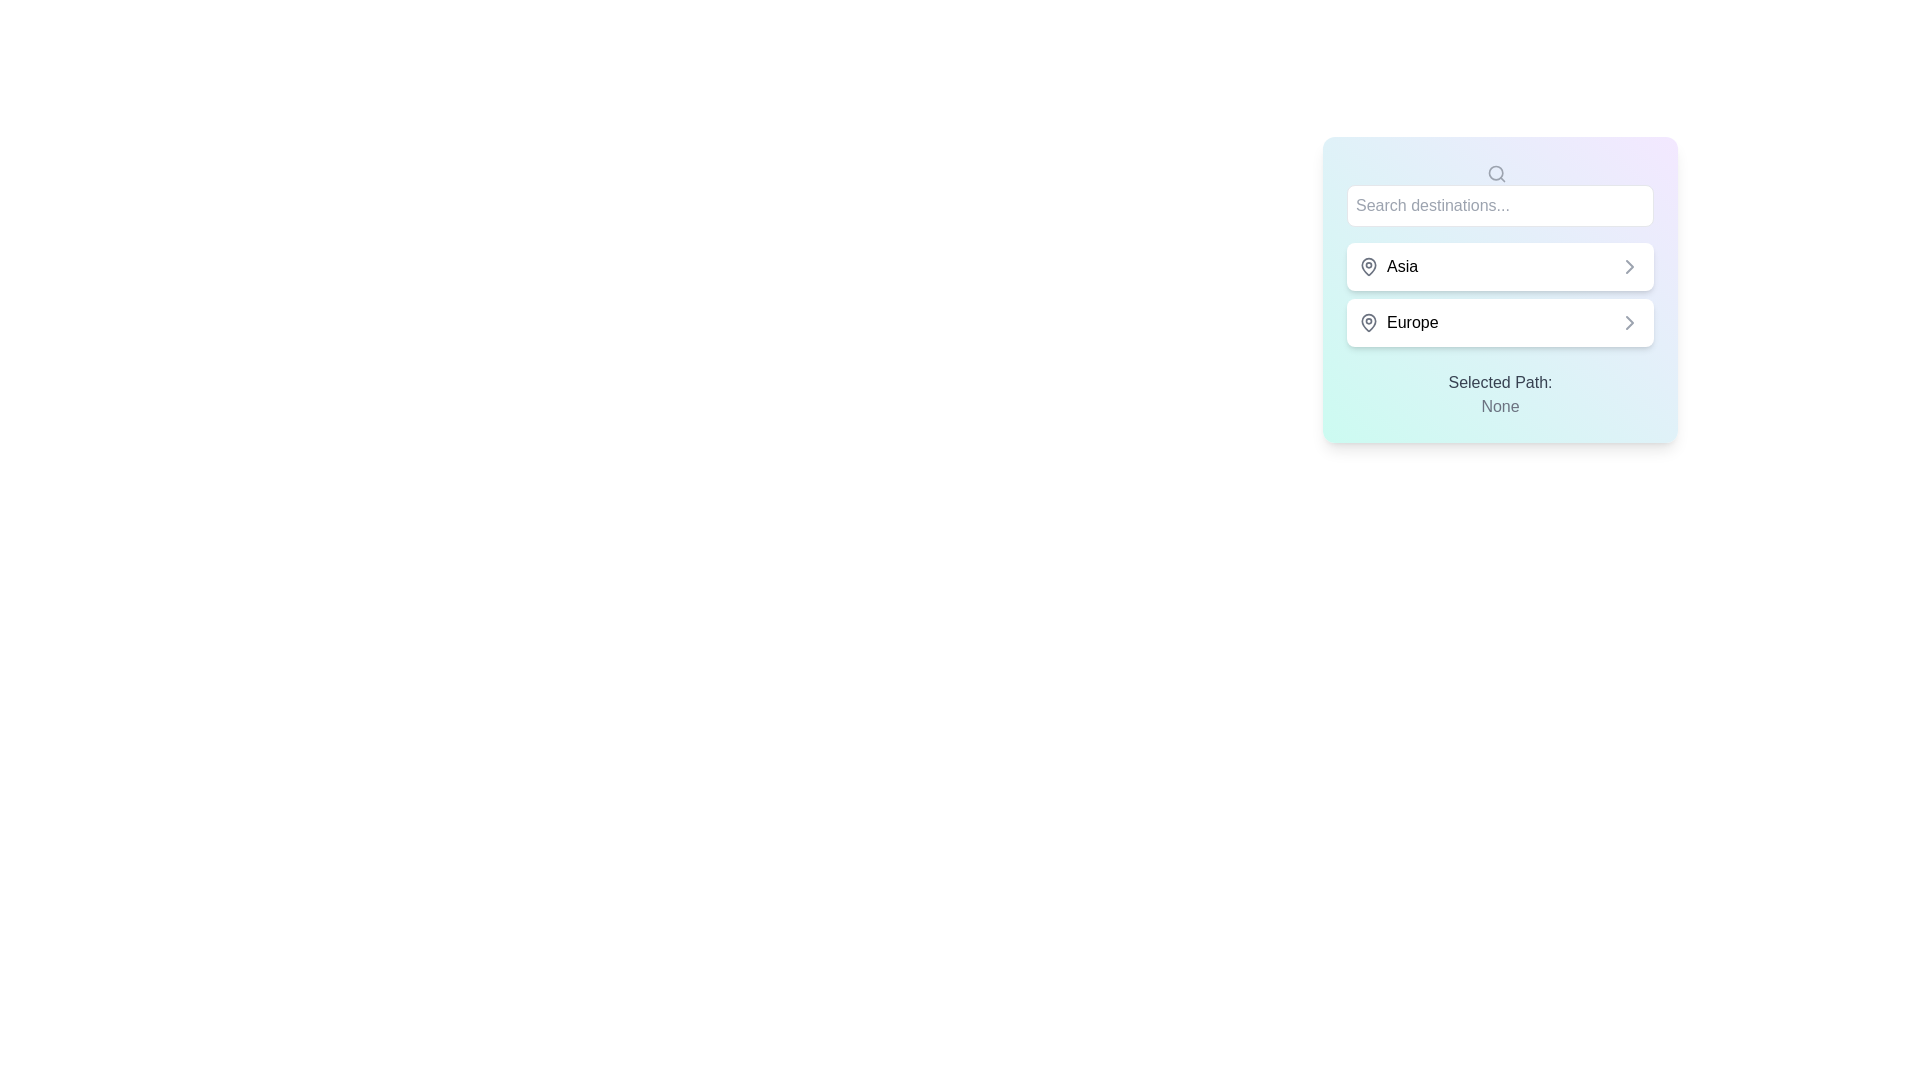 This screenshot has height=1080, width=1920. I want to click on the 'Asia' text-label UI element located in the second row of selectable options, which is part of a white card with rounded design, so click(1386, 265).